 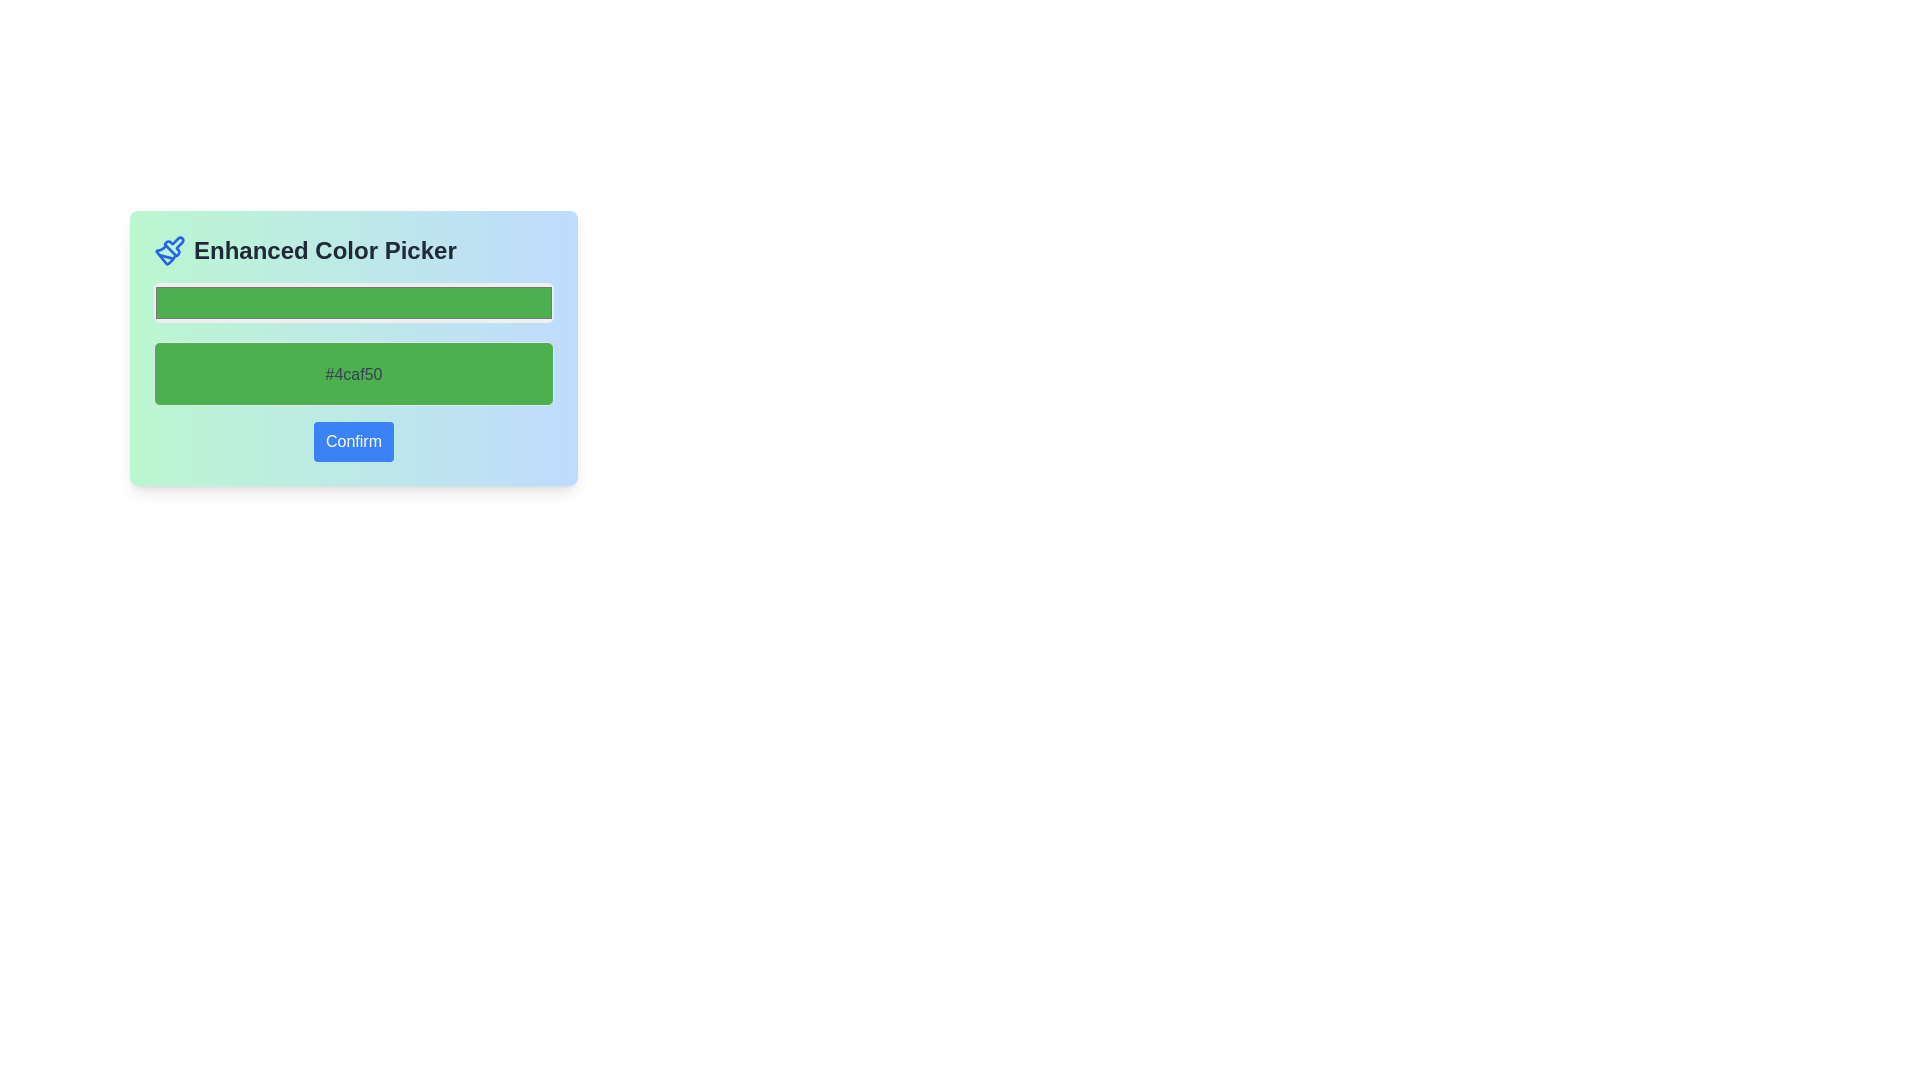 I want to click on graphic/icon component located on the left of the title bar, preceding the text 'Enhanced Color Picker', to view its details, so click(x=174, y=245).